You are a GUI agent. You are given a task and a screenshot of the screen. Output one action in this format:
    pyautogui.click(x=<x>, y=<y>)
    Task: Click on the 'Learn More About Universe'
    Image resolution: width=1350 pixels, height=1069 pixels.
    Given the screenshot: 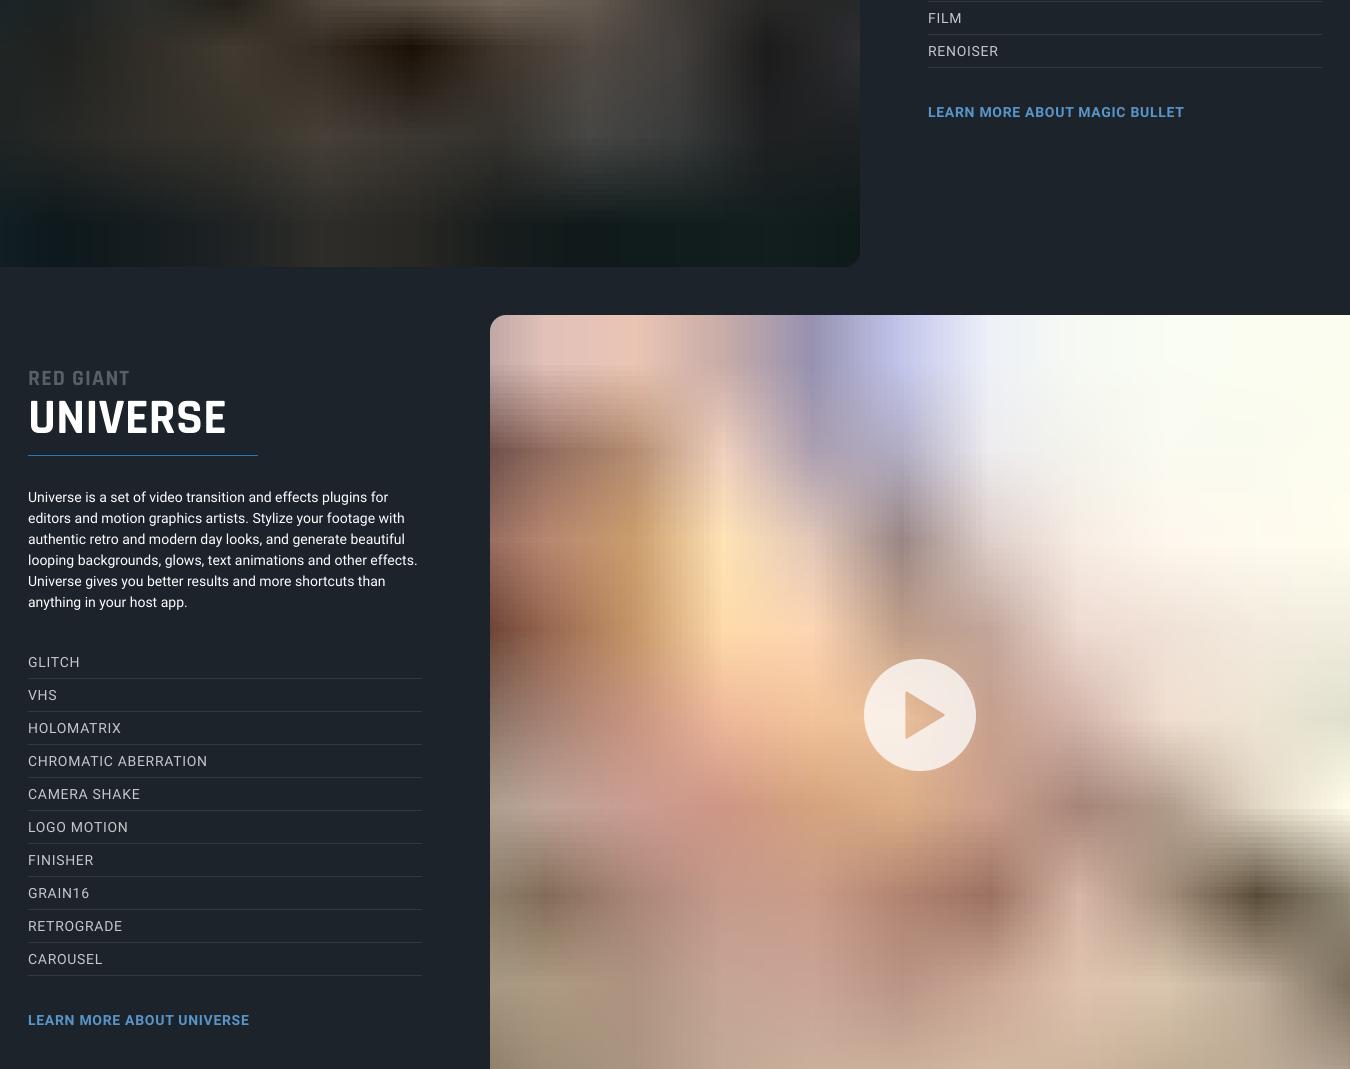 What is the action you would take?
    pyautogui.click(x=138, y=1020)
    